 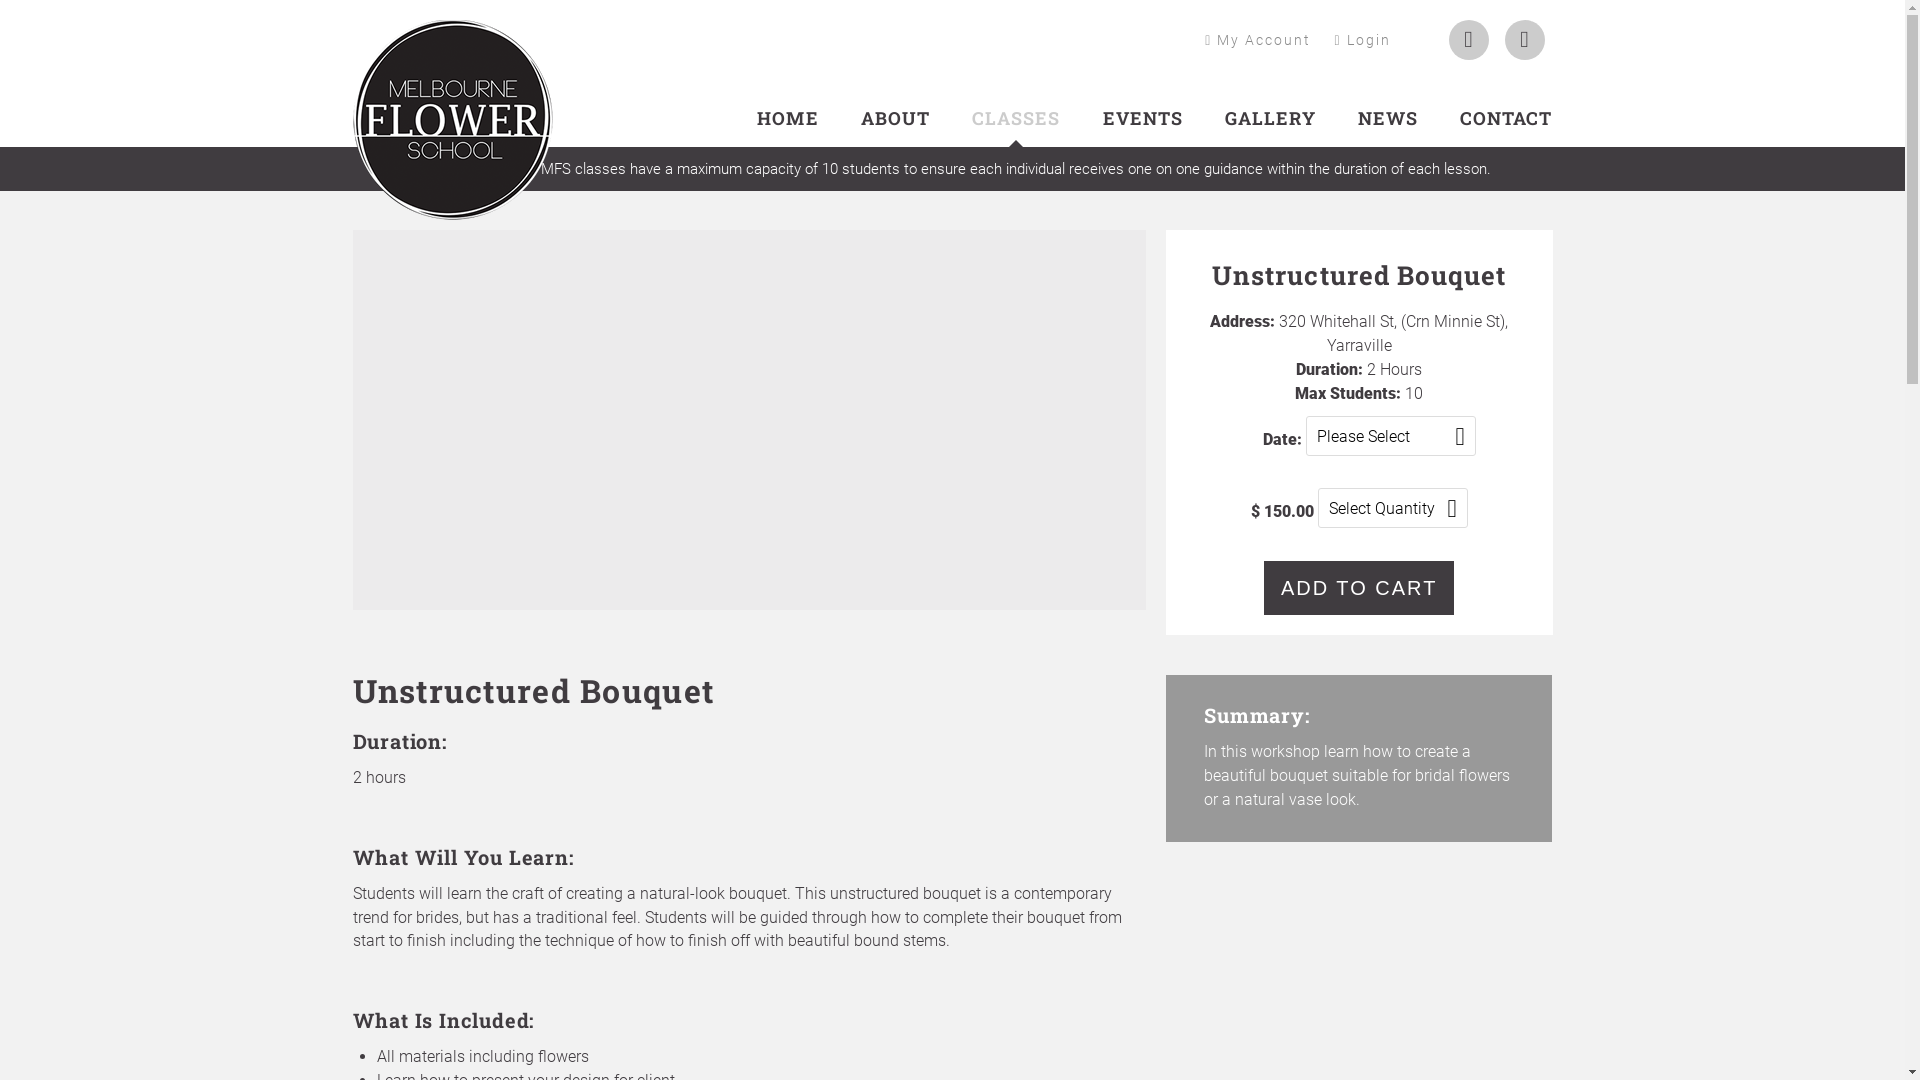 I want to click on 'NEWS', so click(x=1386, y=118).